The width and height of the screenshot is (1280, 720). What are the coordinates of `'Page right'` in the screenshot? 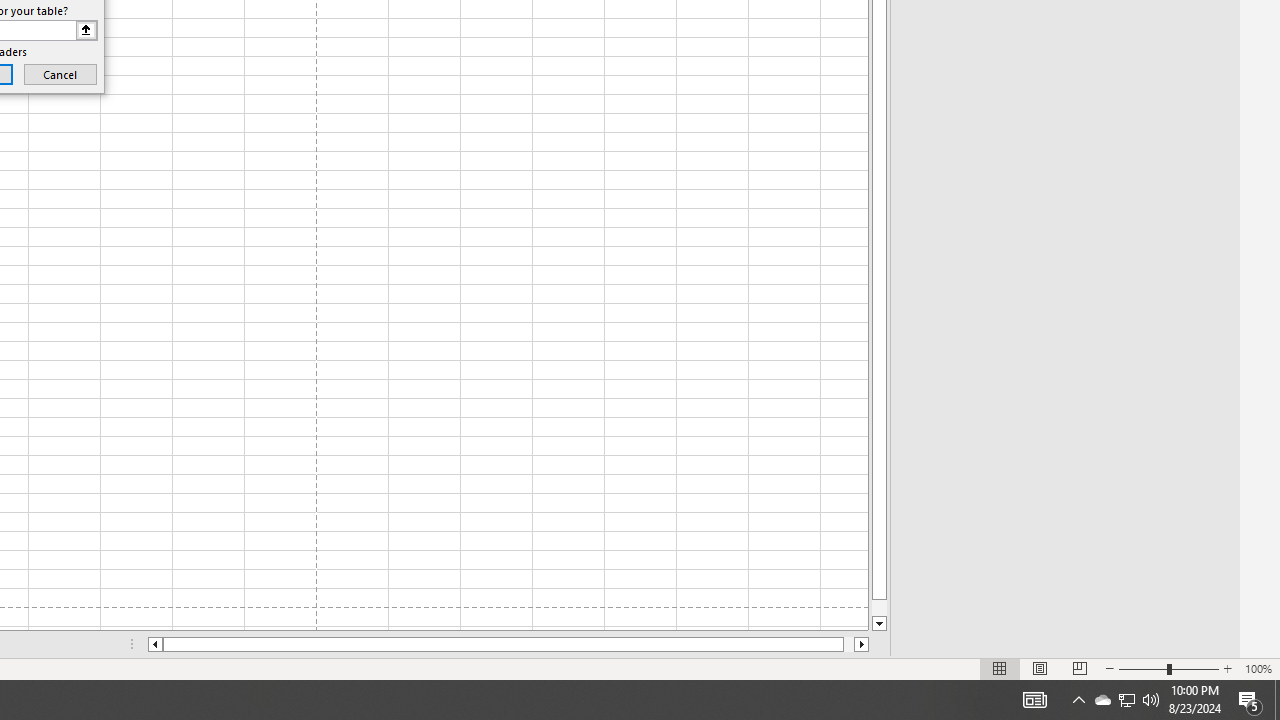 It's located at (848, 644).